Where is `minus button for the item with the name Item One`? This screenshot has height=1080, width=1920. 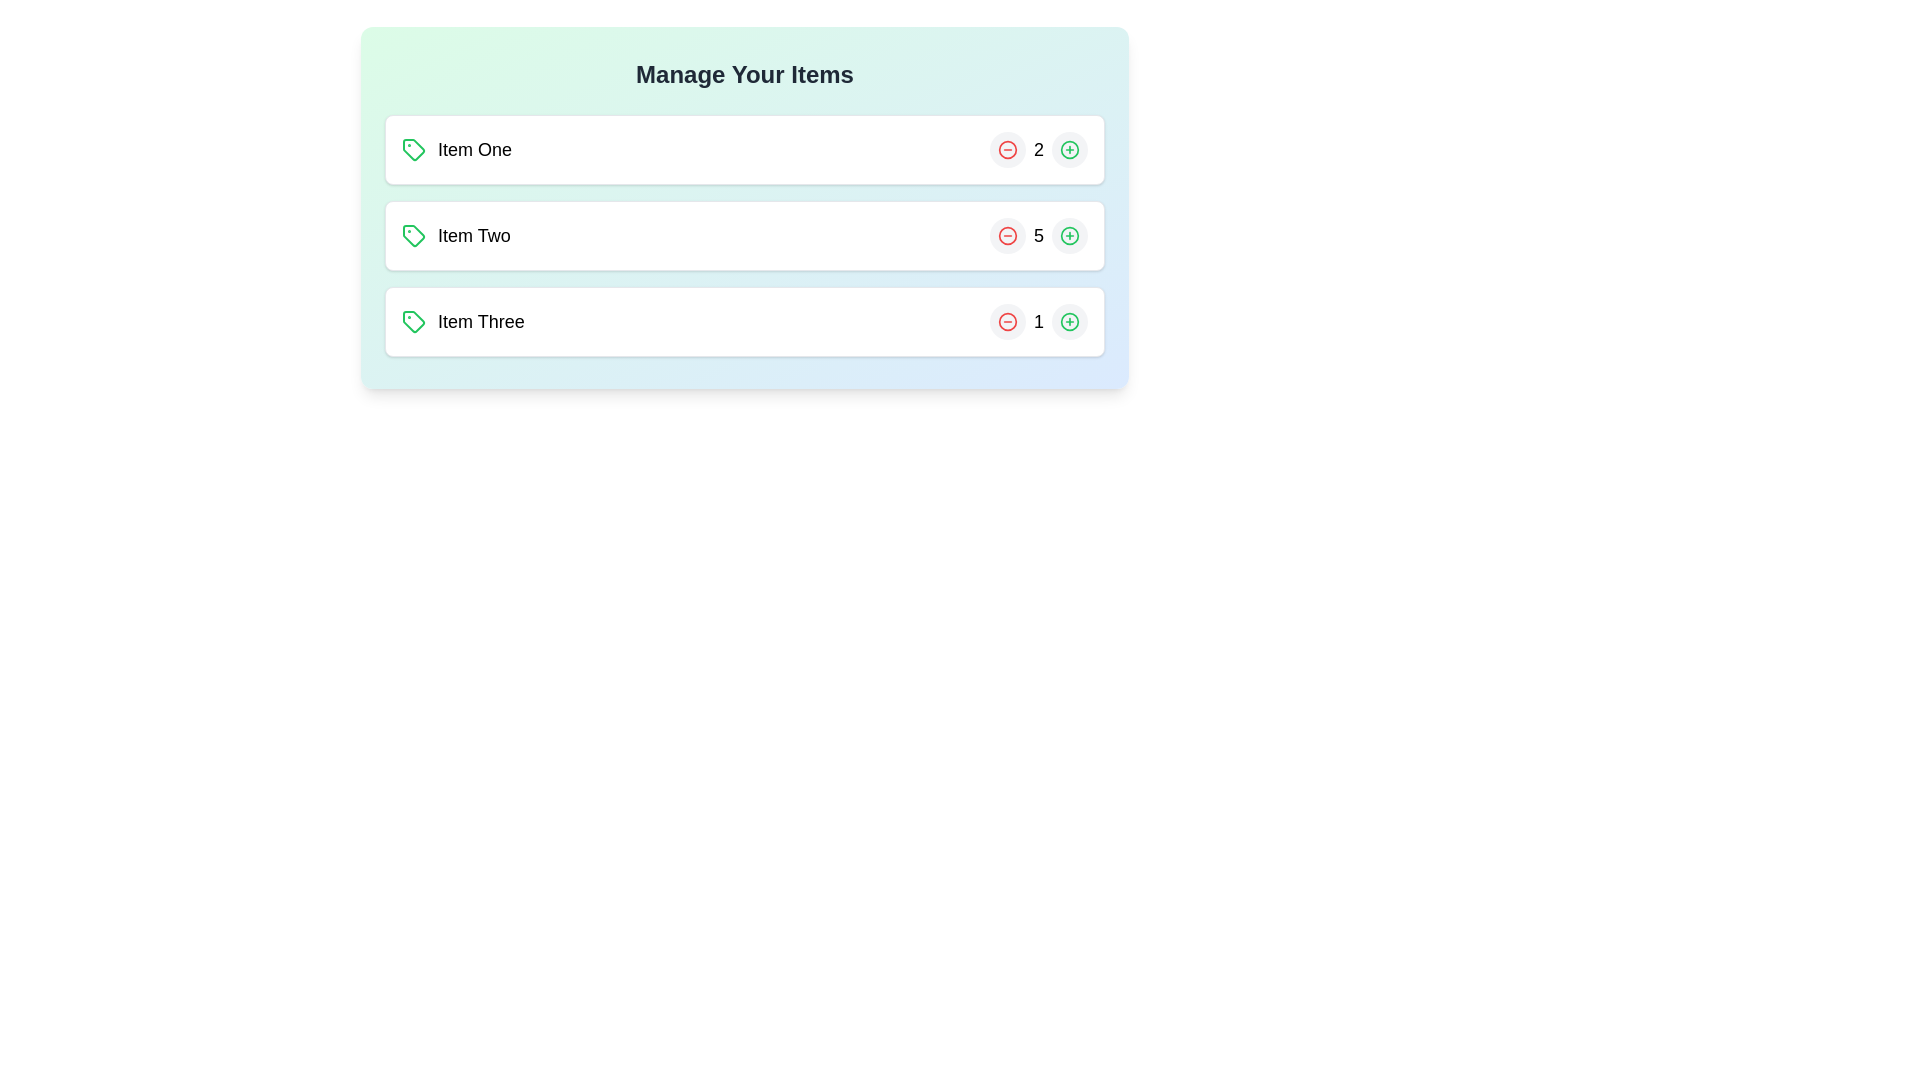
minus button for the item with the name Item One is located at coordinates (1008, 149).